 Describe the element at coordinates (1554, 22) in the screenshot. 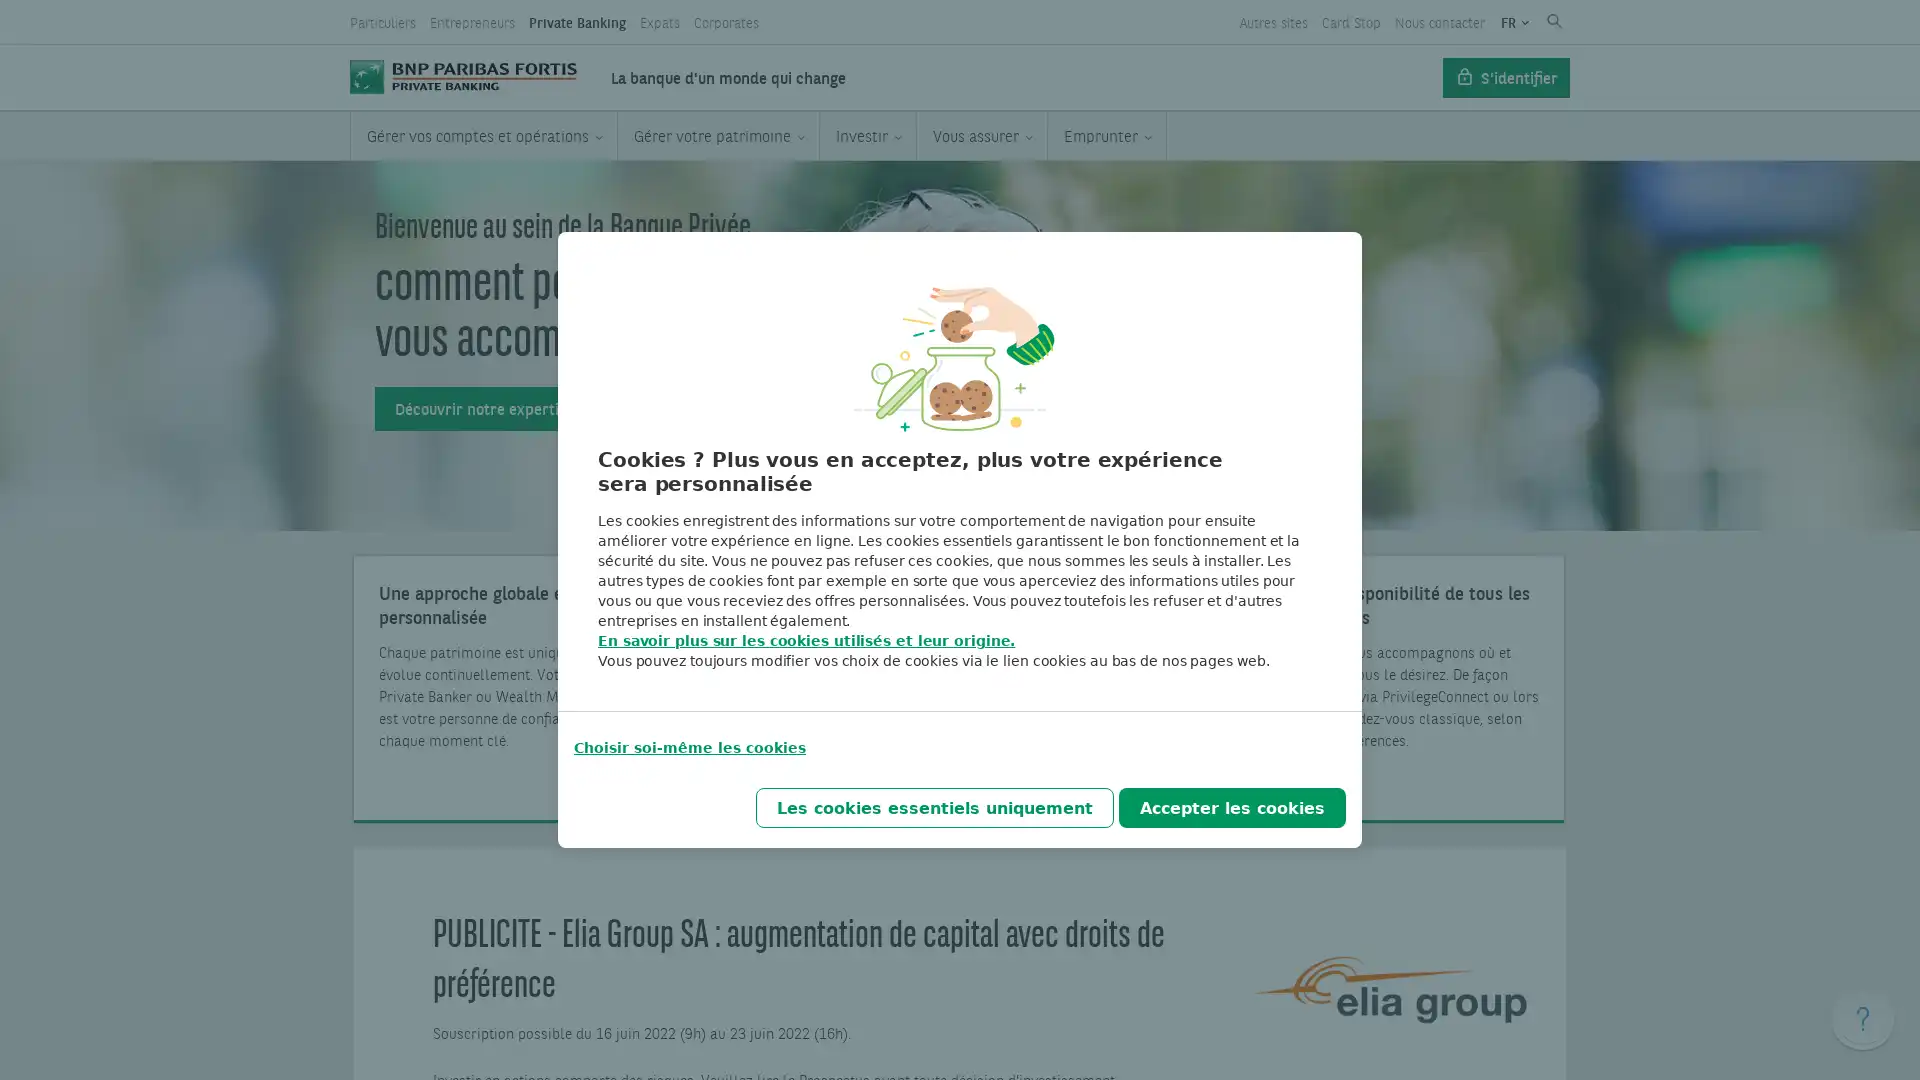

I see `Submit` at that location.